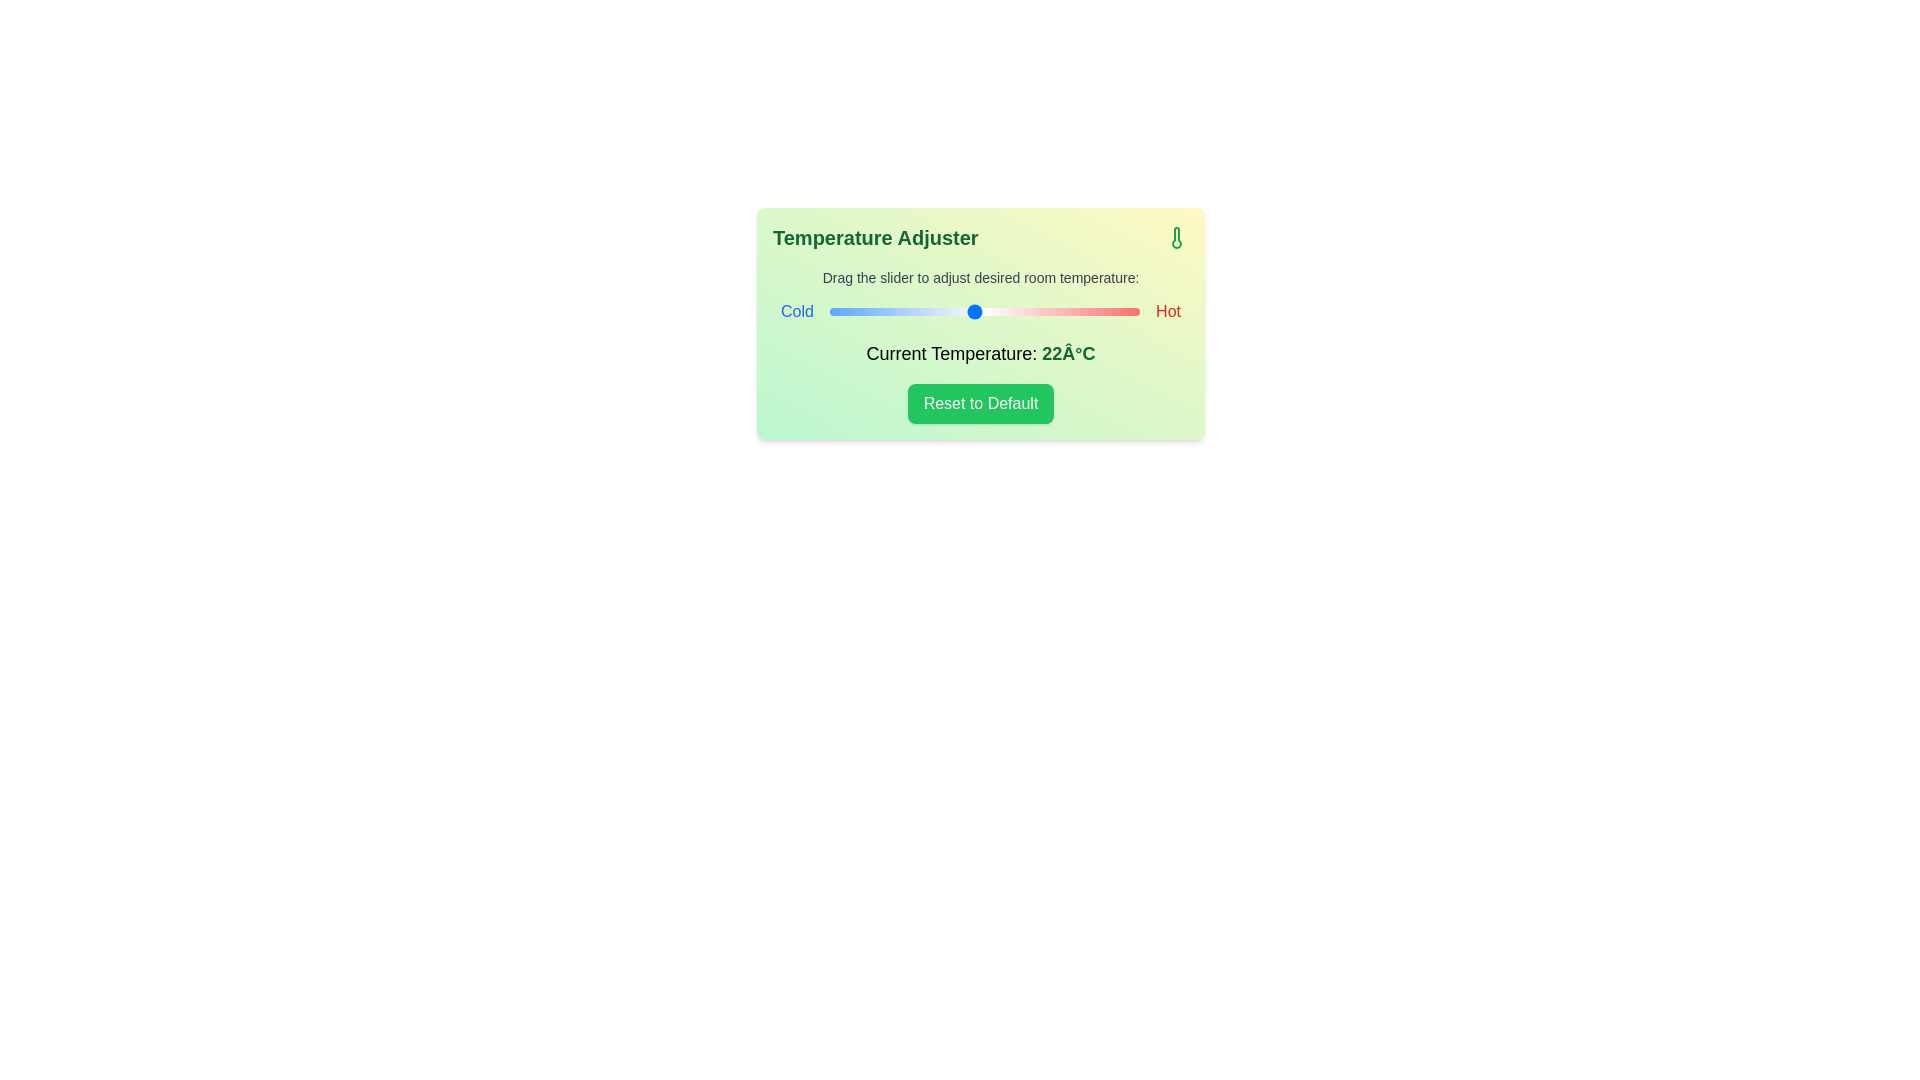 This screenshot has width=1920, height=1080. Describe the element at coordinates (974, 312) in the screenshot. I see `the temperature slider to set the temperature to 22°C` at that location.